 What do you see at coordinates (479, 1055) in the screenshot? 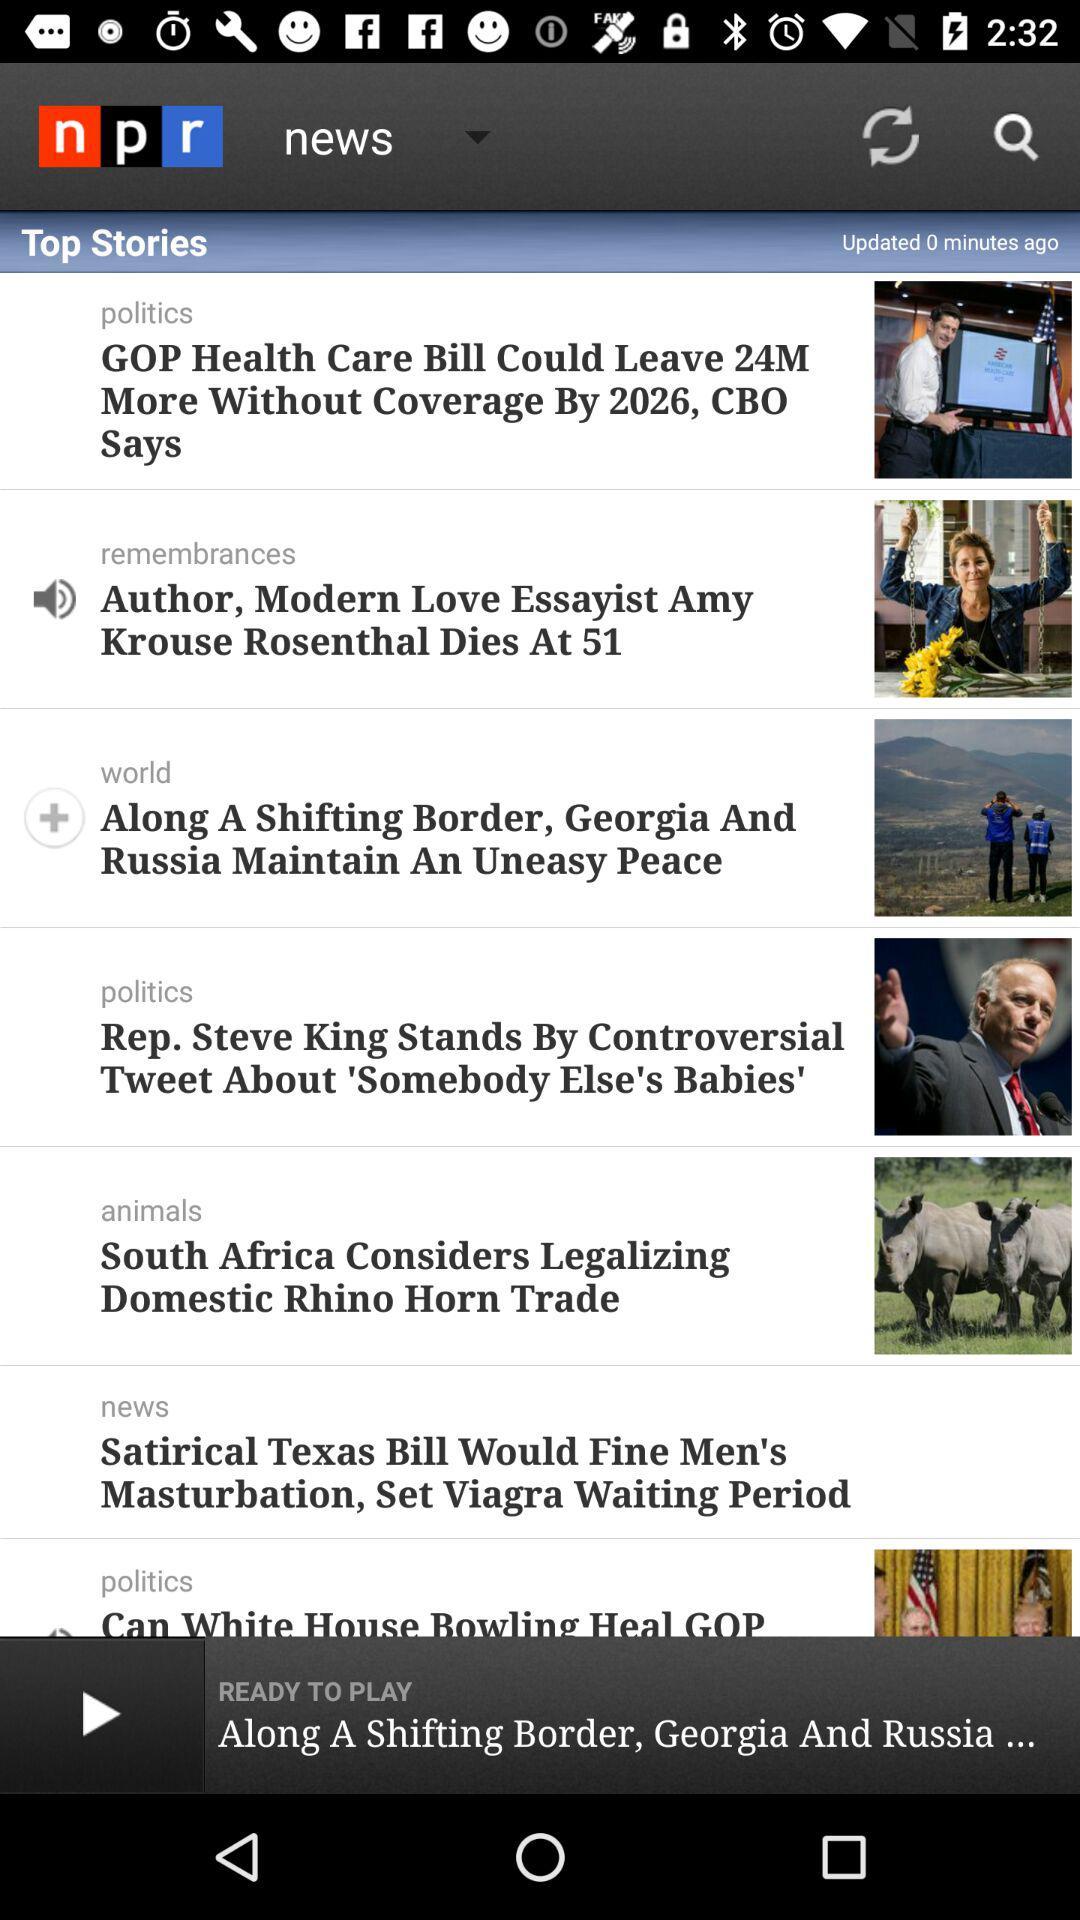
I see `the icon above animals` at bounding box center [479, 1055].